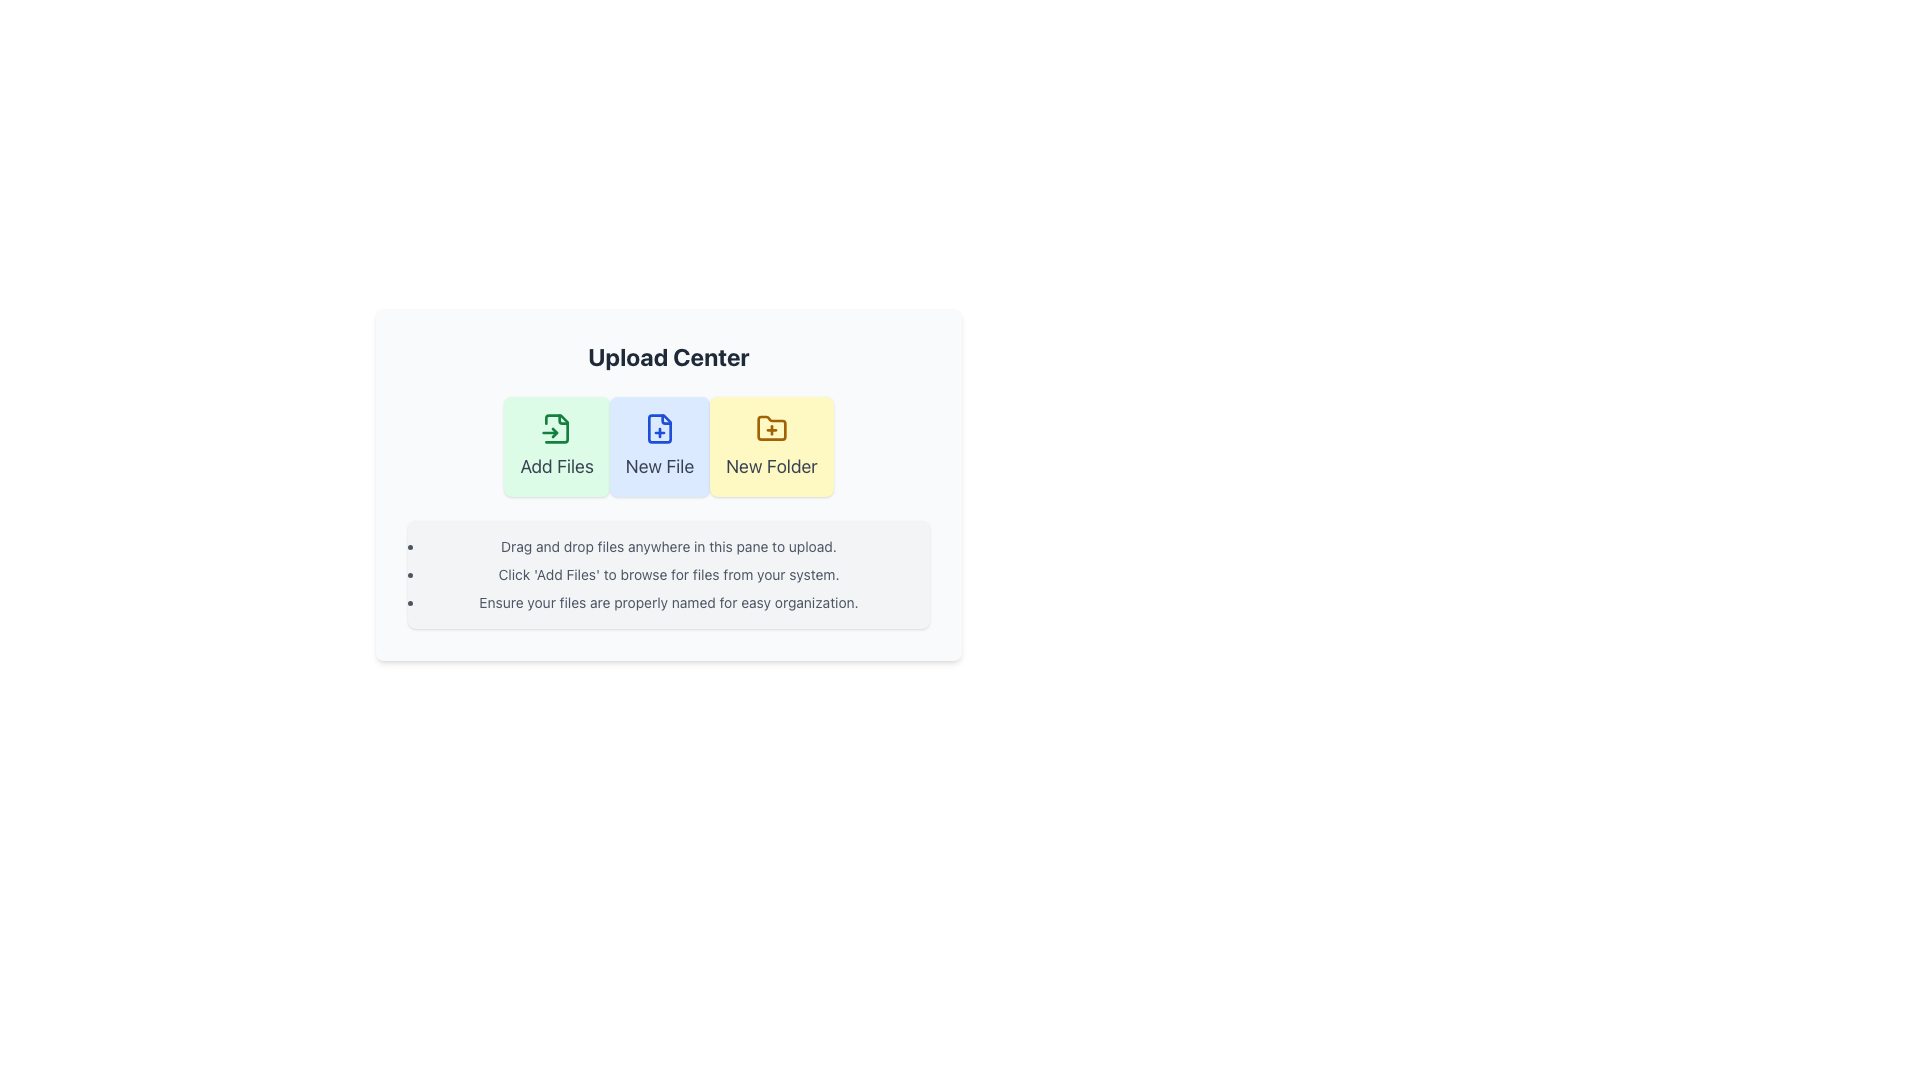 Image resolution: width=1920 pixels, height=1080 pixels. I want to click on the leftmost button labeled 'Add Files' that appears as a light green rectangular box with rounded corners, featuring a document icon and bold dark gray text, so click(557, 446).